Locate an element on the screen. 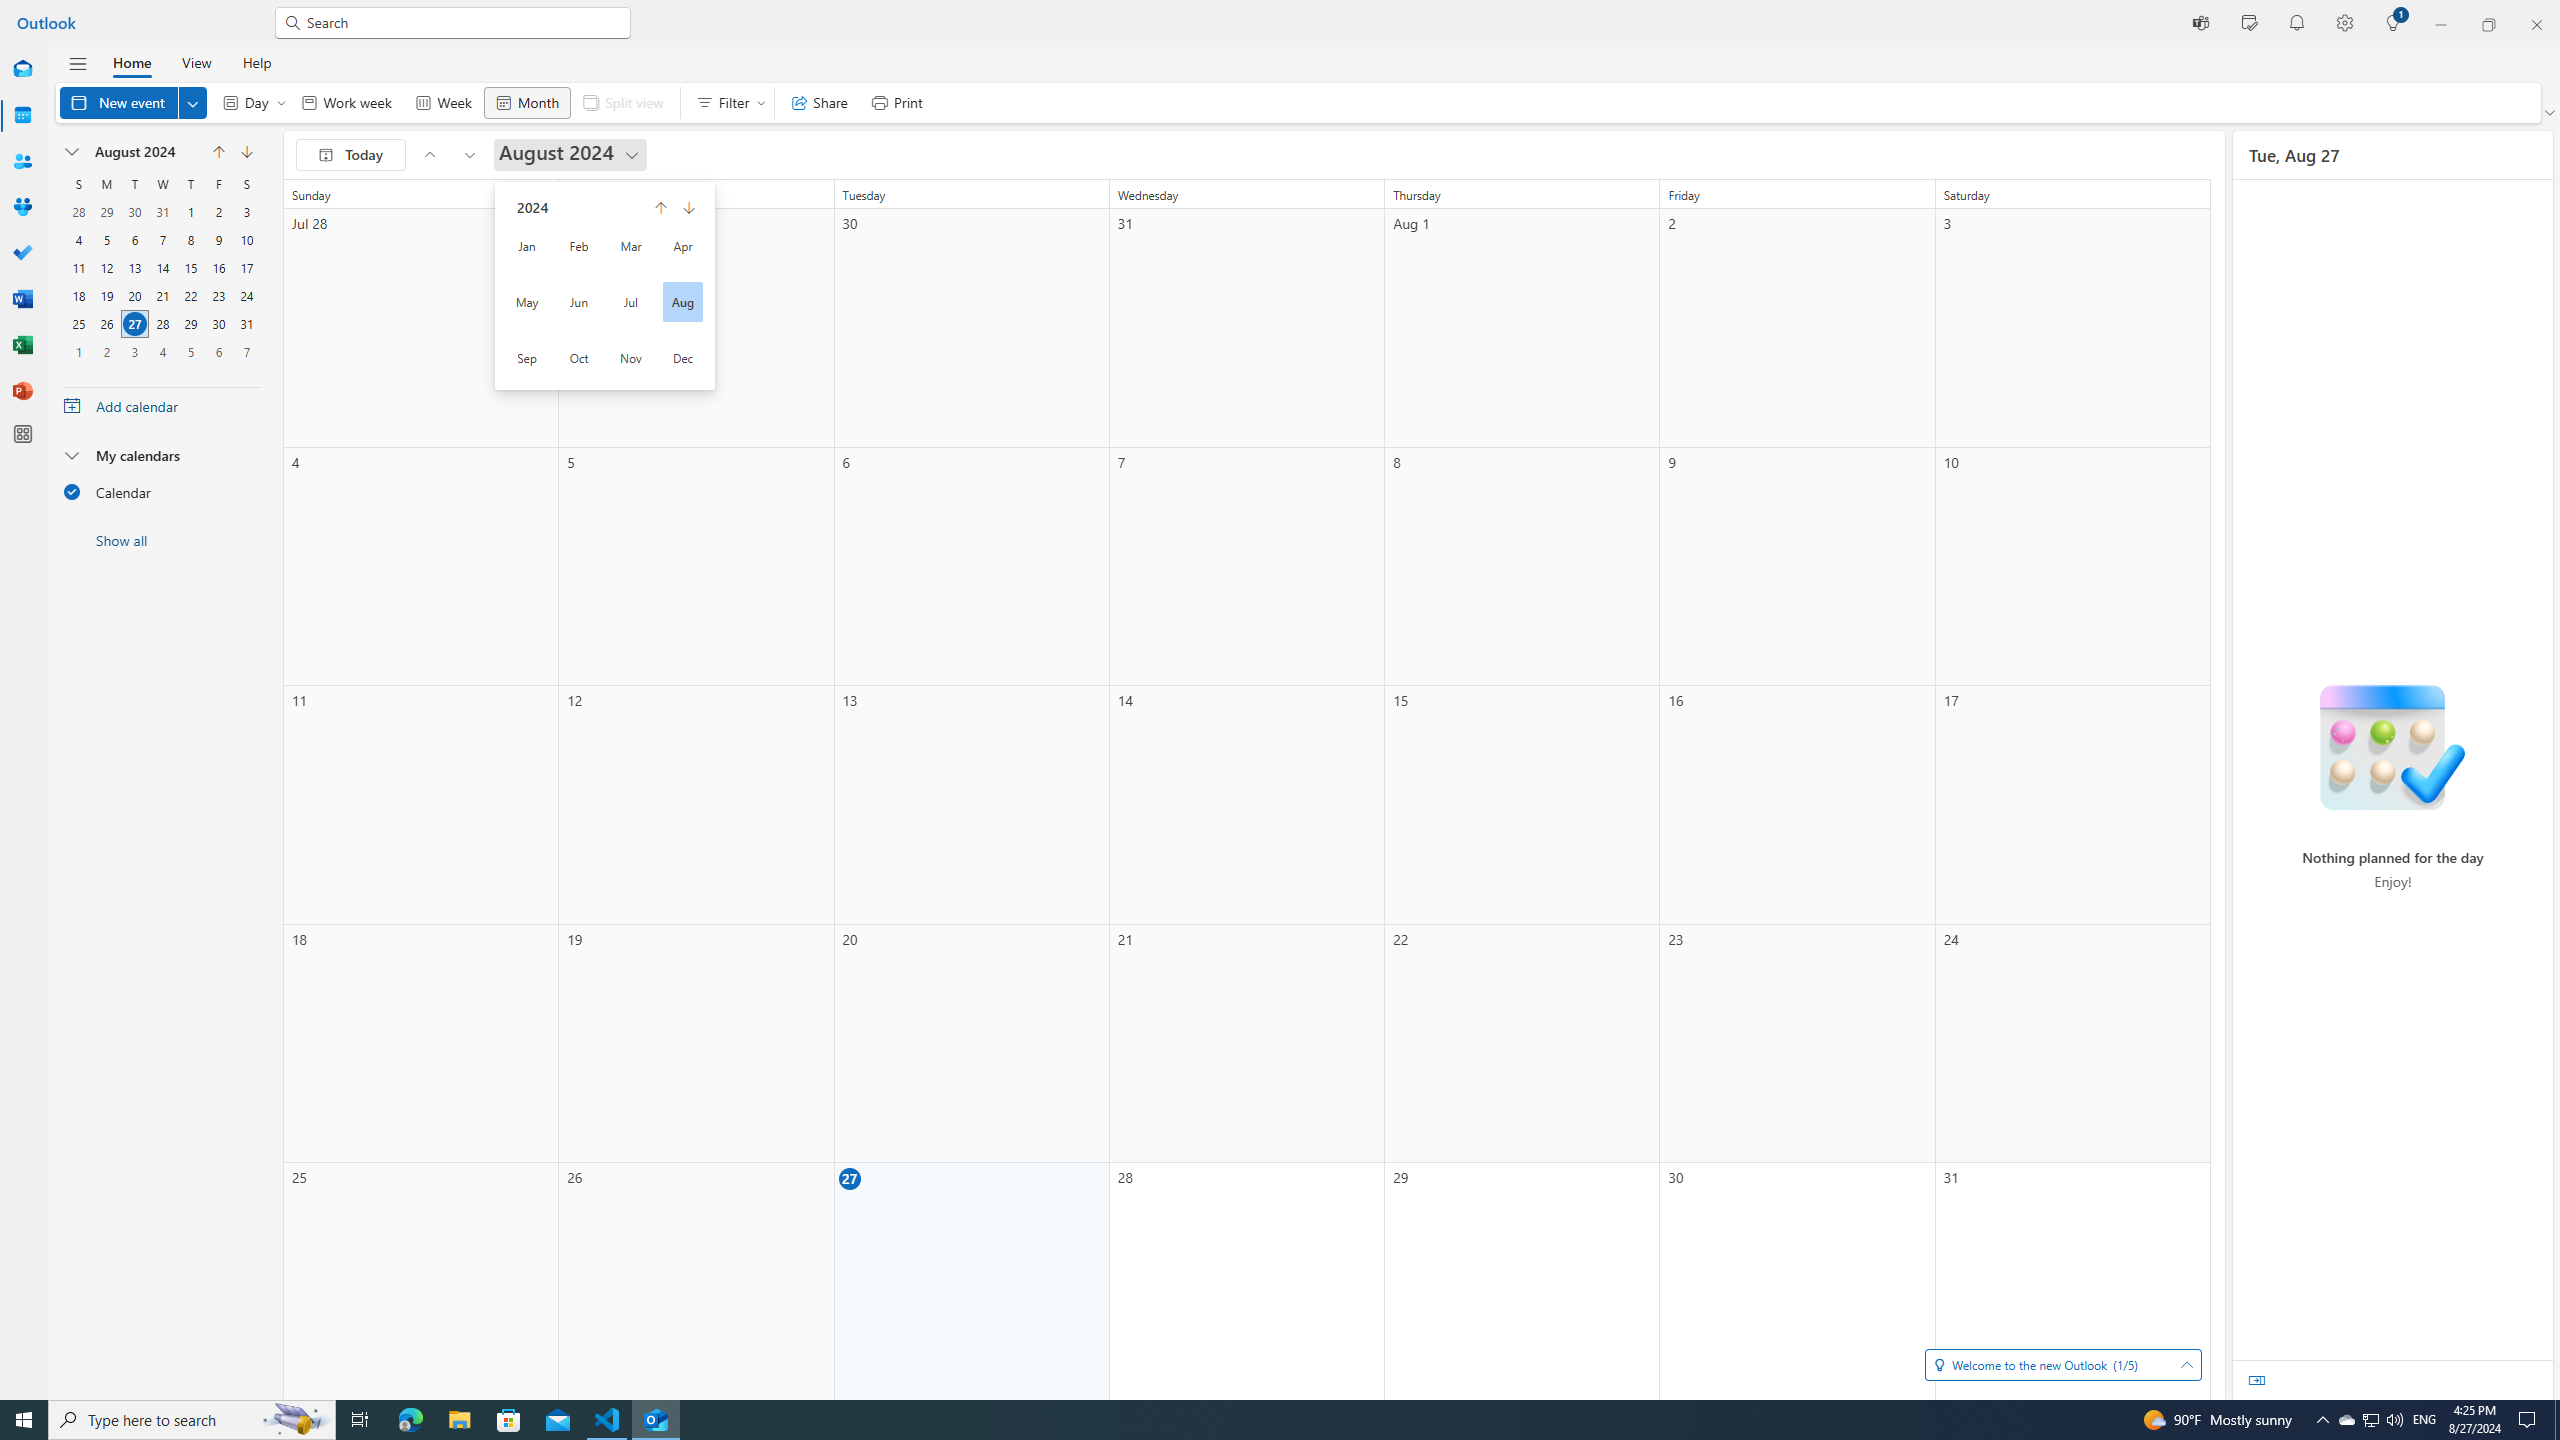 This screenshot has height=1440, width=2560. '5, September, 2024' is located at coordinates (189, 352).